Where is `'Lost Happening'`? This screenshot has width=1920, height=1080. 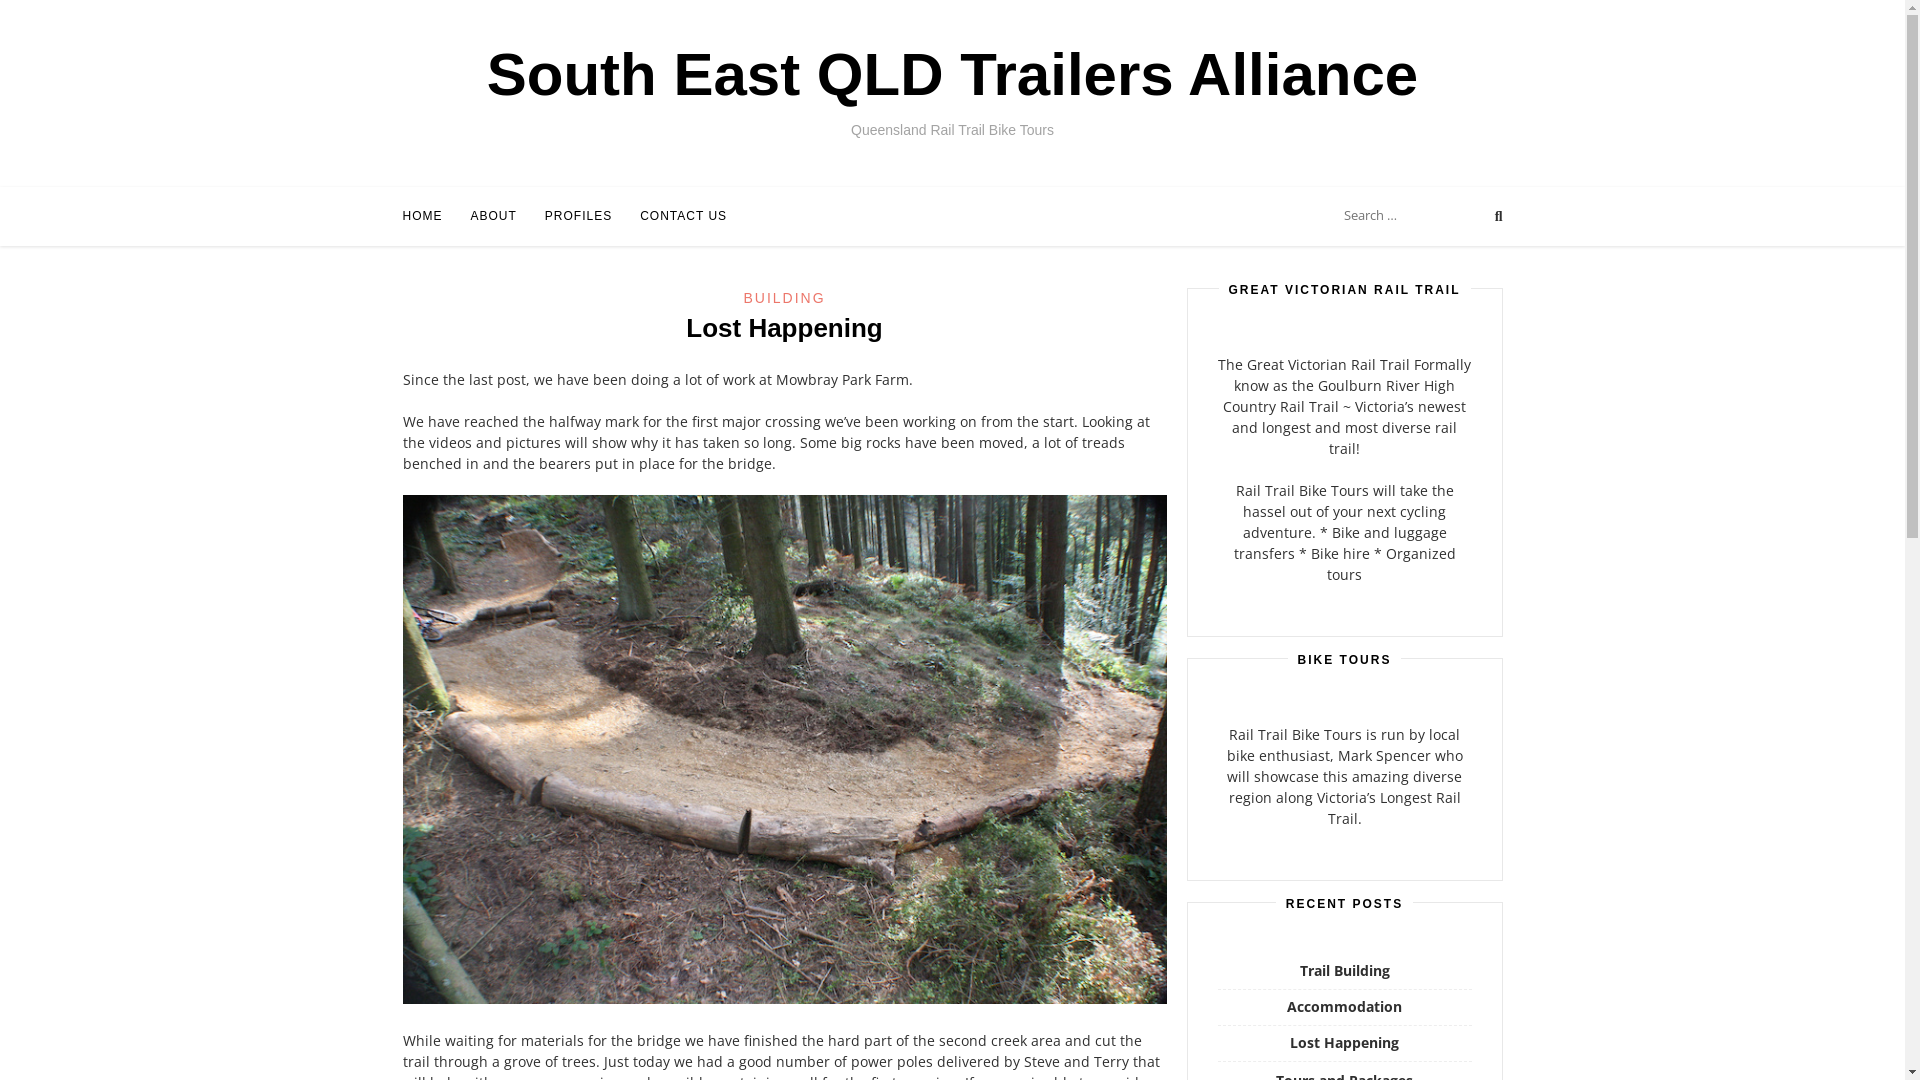
'Lost Happening' is located at coordinates (1344, 1041).